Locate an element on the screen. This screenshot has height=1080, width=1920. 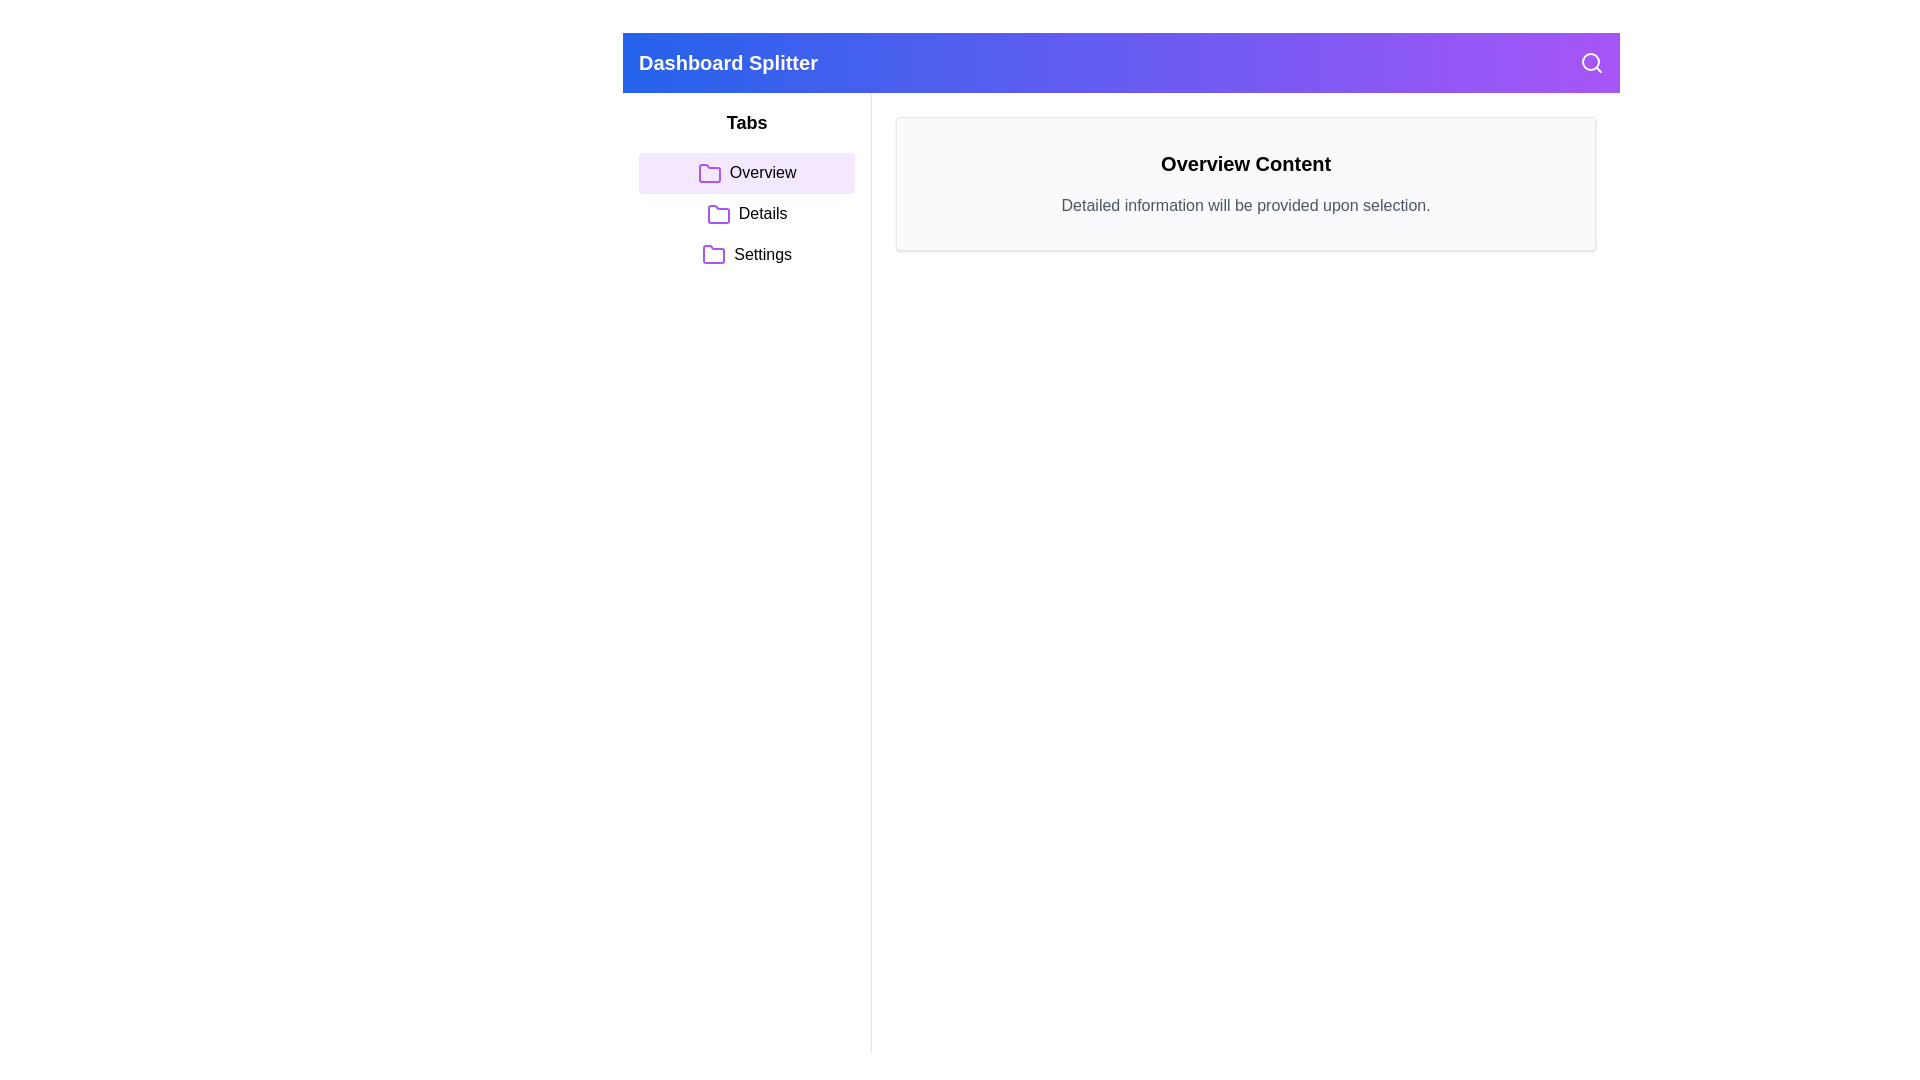
the circular search icon with a purple gradient header is located at coordinates (1591, 61).